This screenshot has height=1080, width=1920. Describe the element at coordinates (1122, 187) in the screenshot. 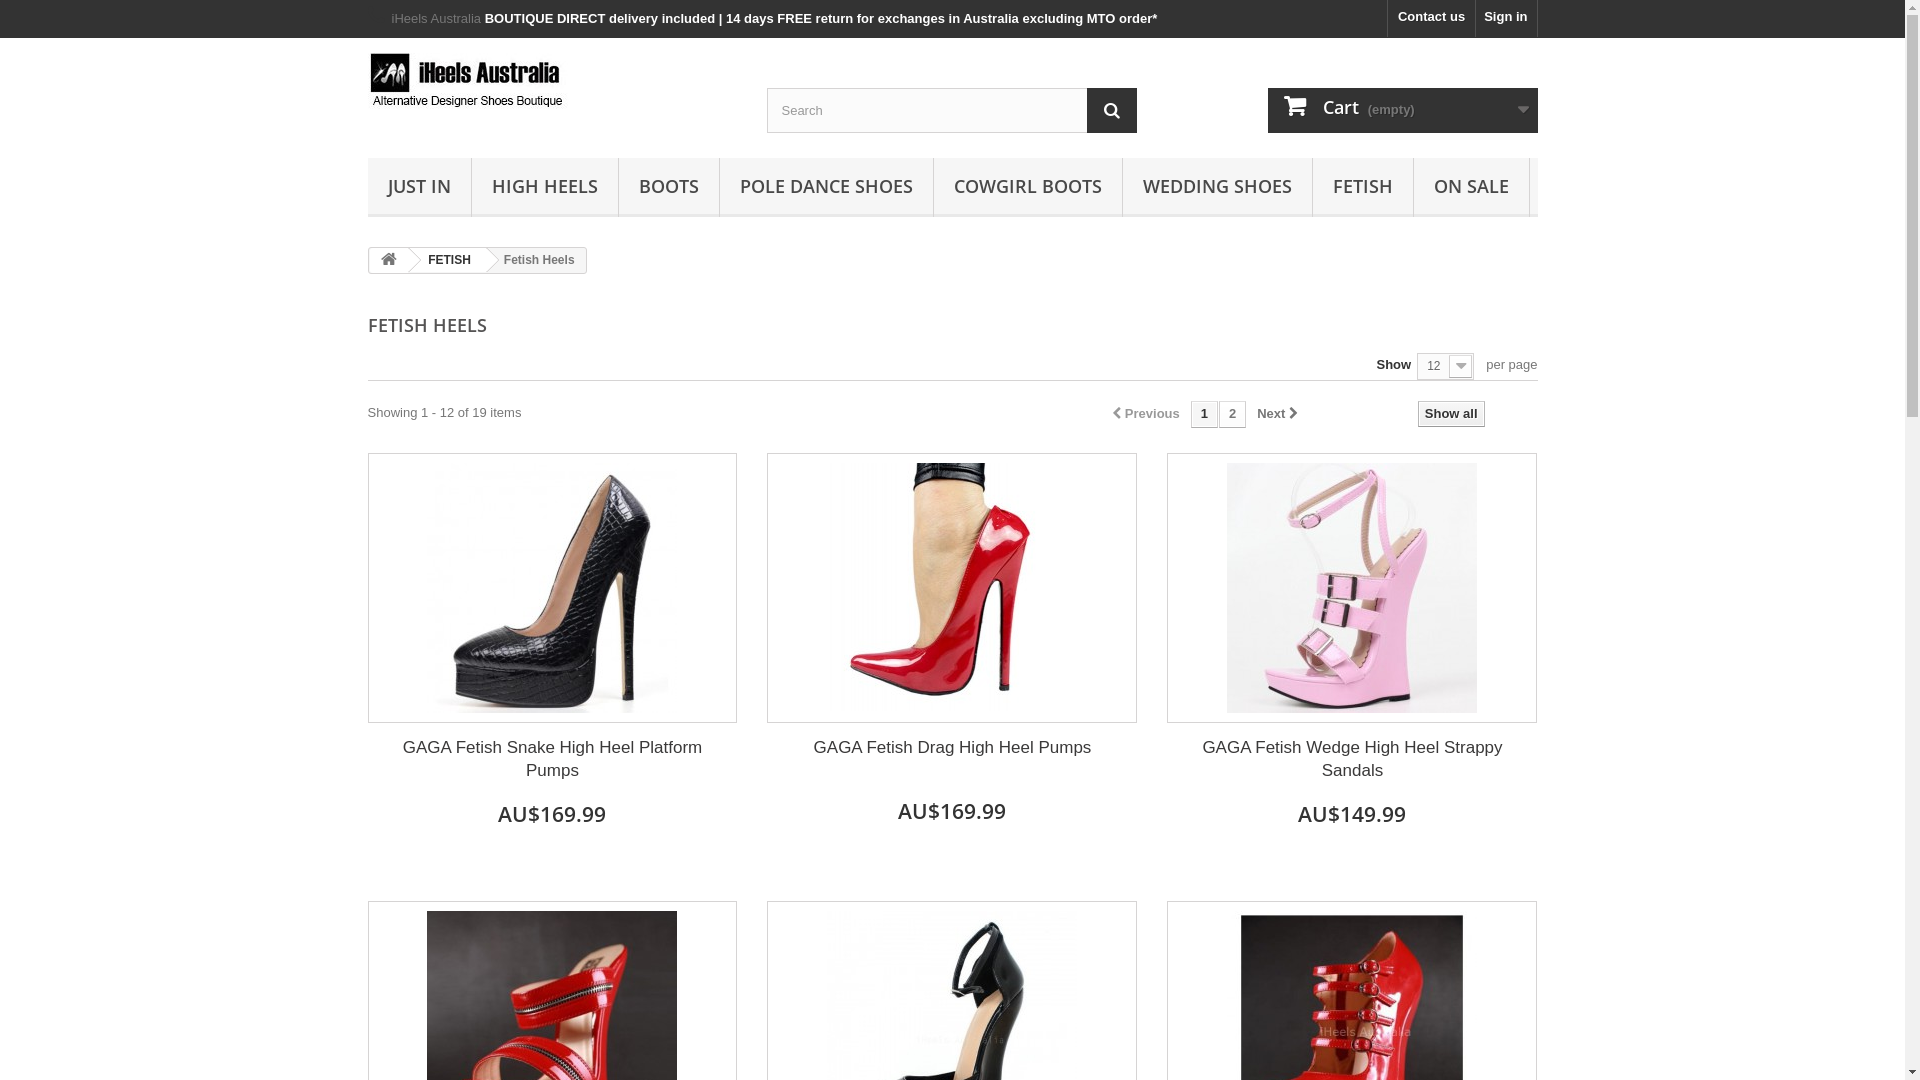

I see `'WEDDING SHOES'` at that location.